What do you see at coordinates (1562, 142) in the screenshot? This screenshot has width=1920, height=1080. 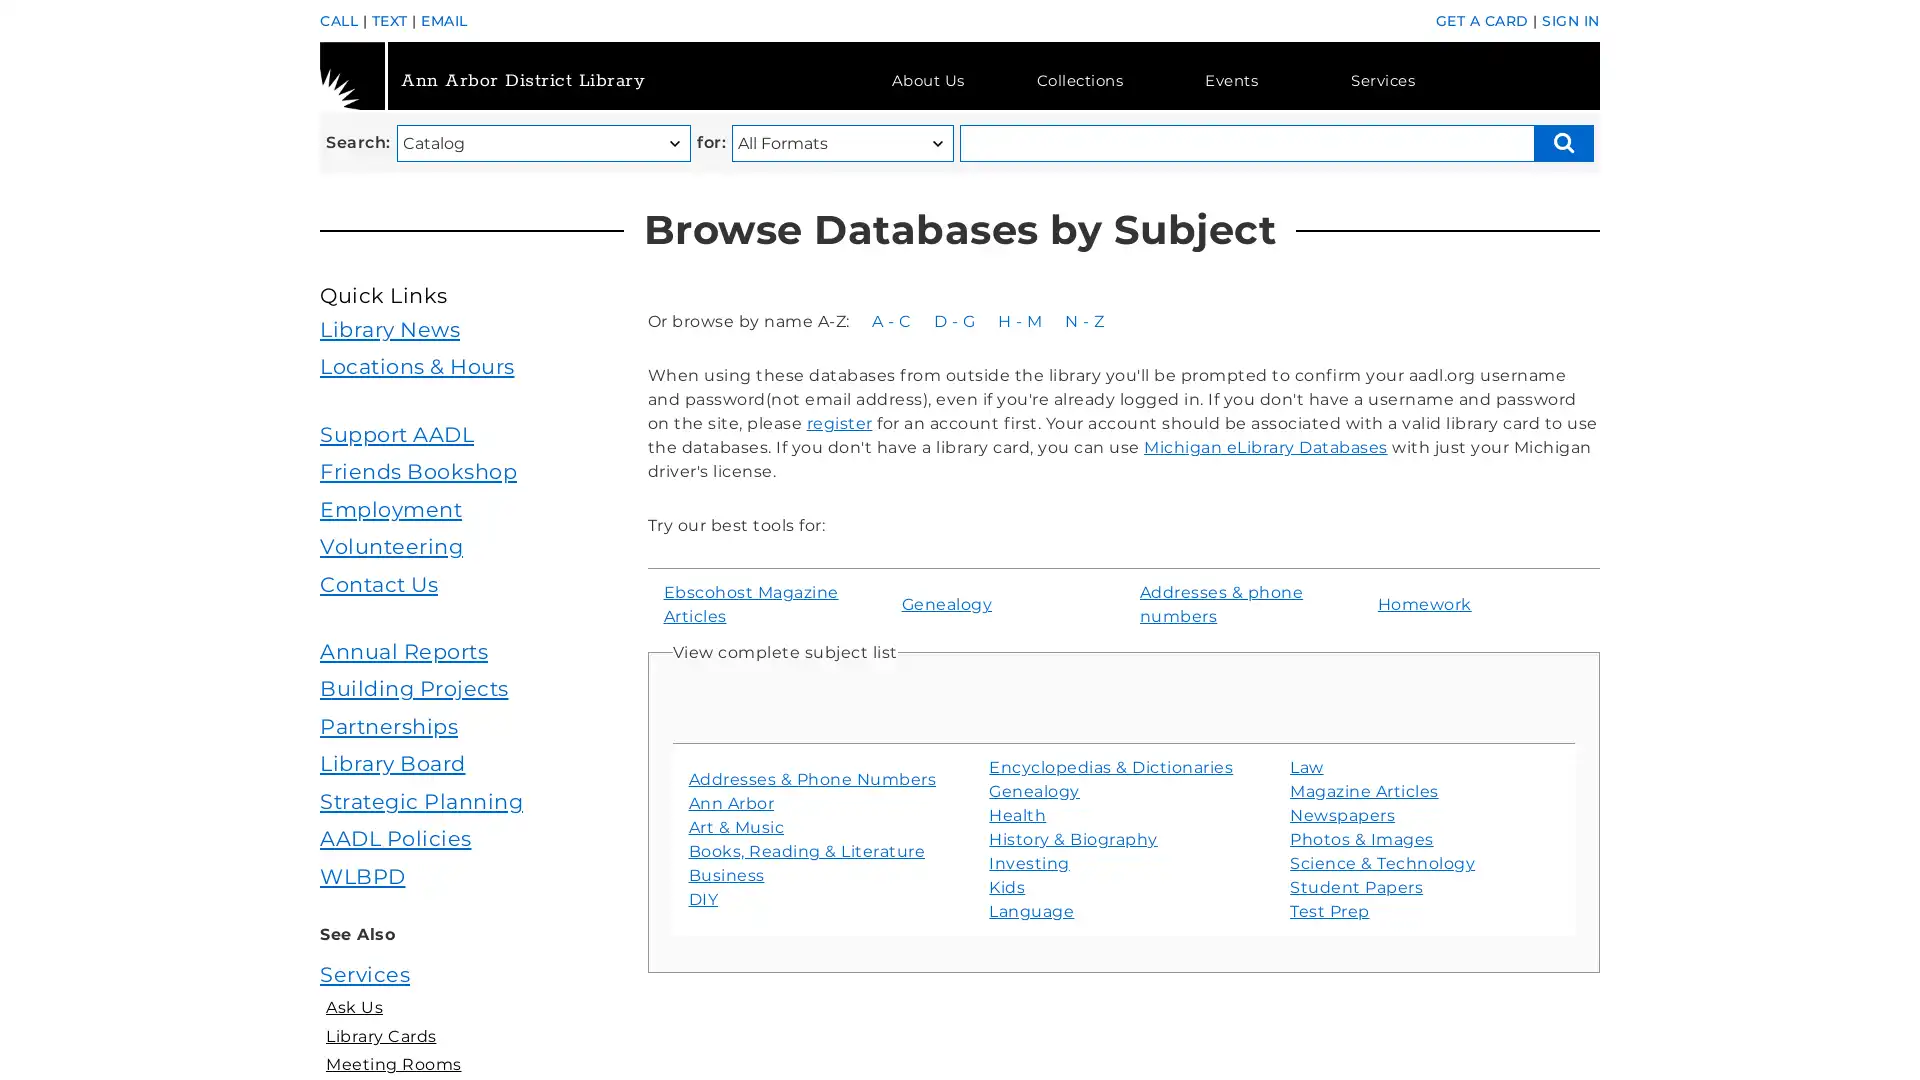 I see `Search submit` at bounding box center [1562, 142].